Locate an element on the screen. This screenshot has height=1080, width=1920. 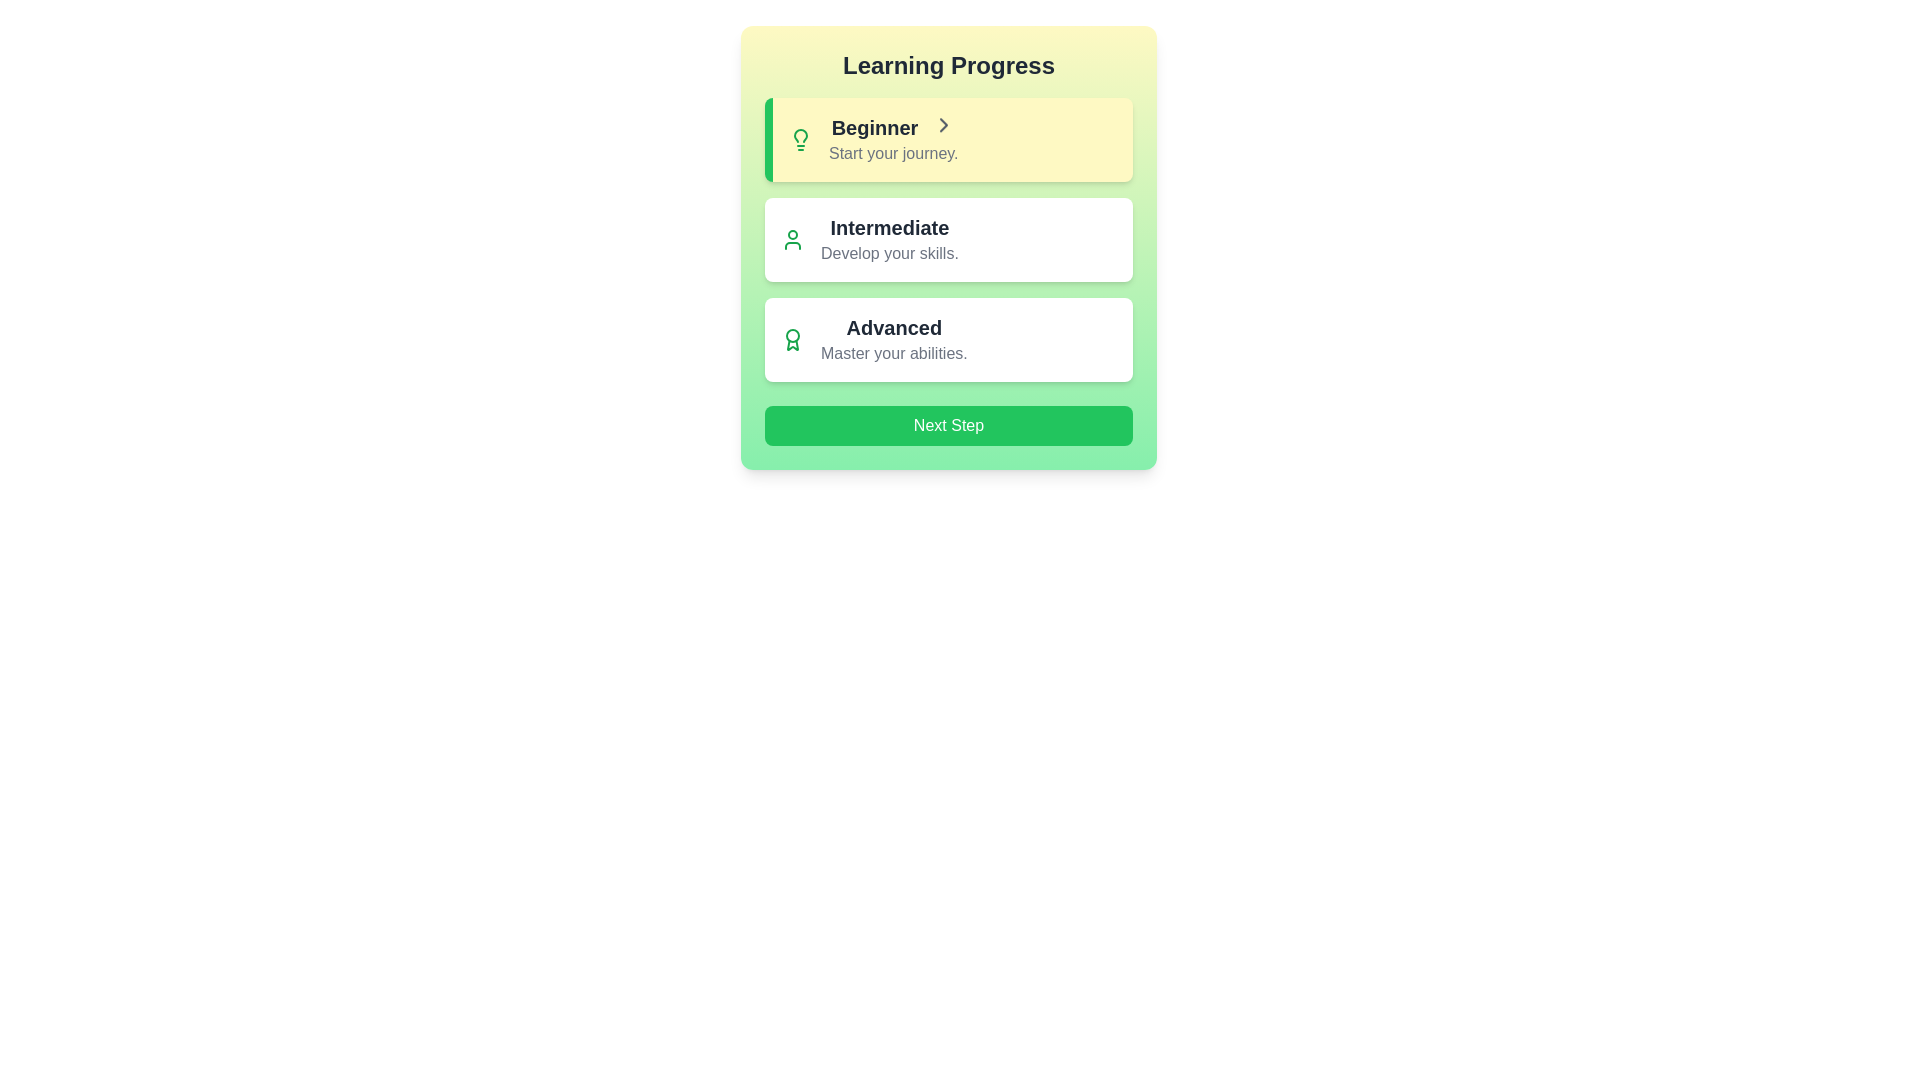
the text element displaying 'Develop your skills.' in gray color, located under the 'Intermediate' text within the 'Learning Progress' section is located at coordinates (888, 253).